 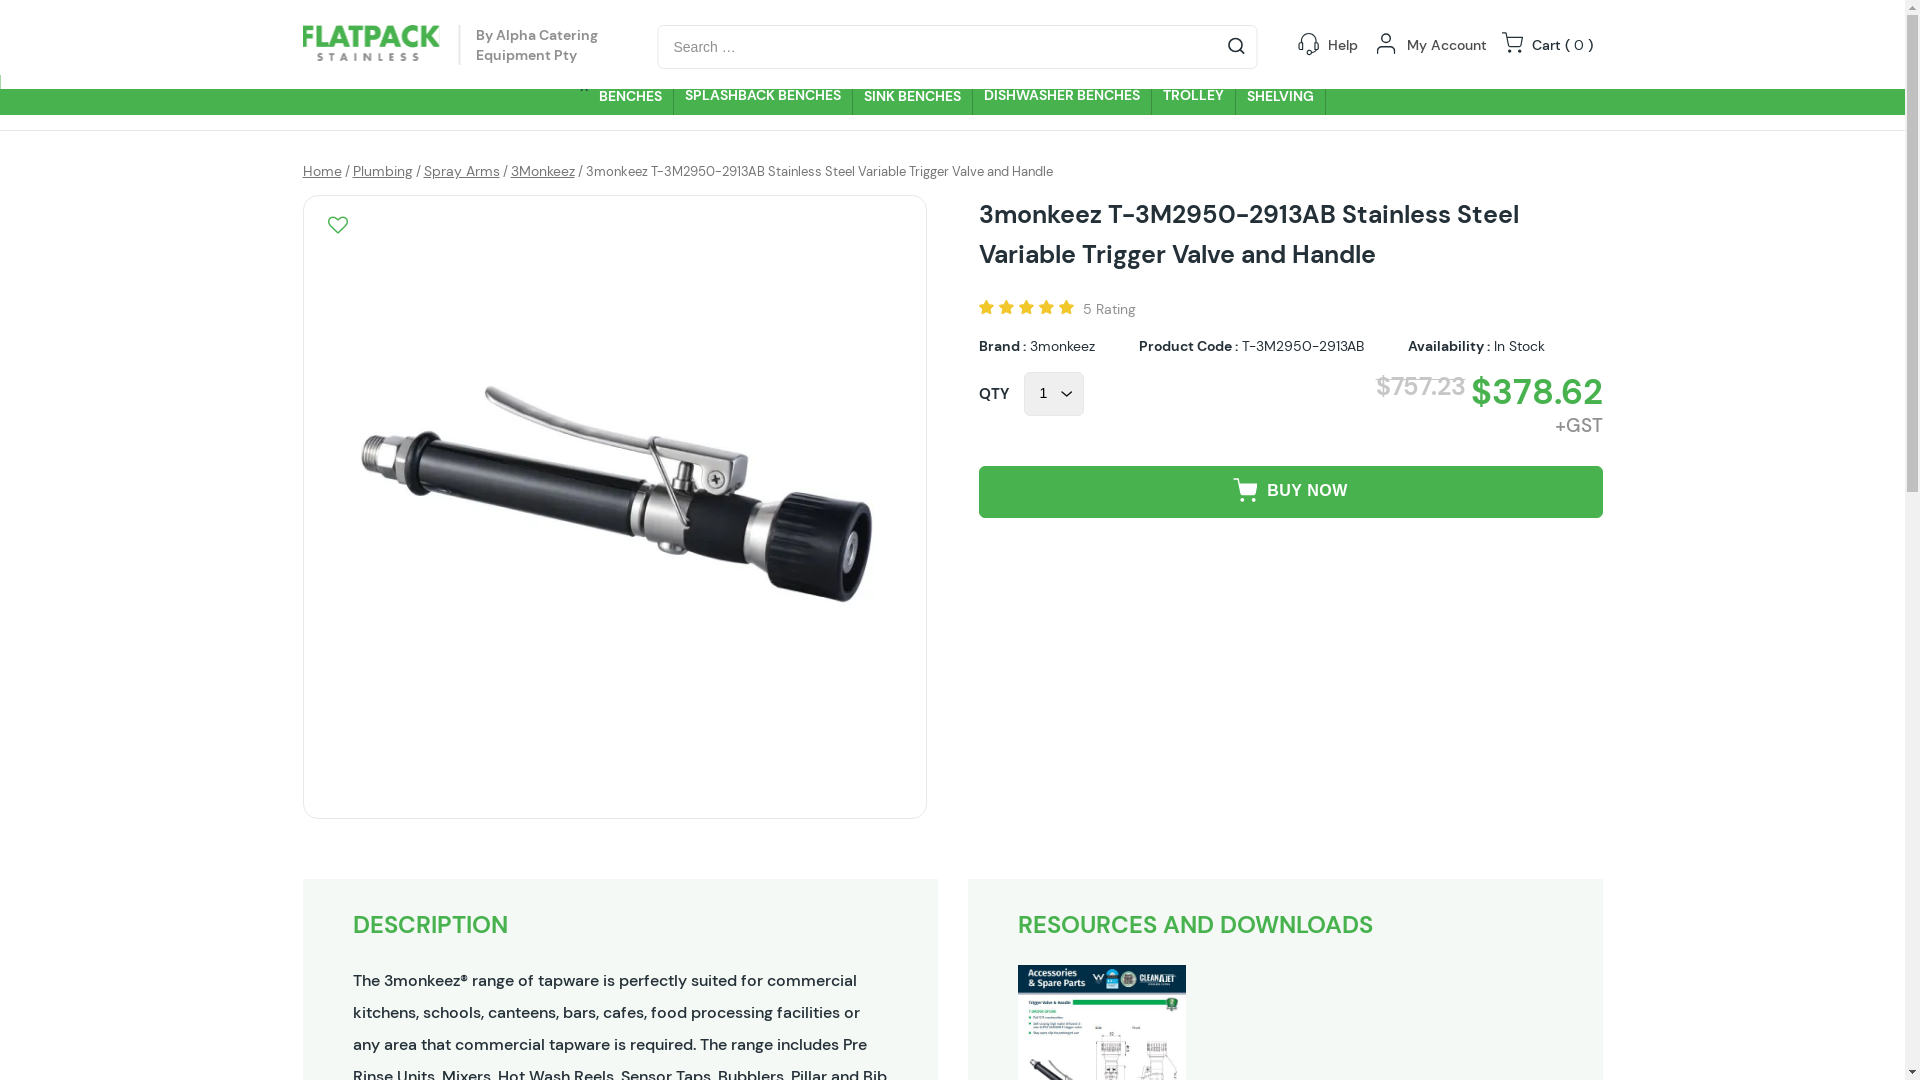 What do you see at coordinates (1194, 95) in the screenshot?
I see `'TROLLEY'` at bounding box center [1194, 95].